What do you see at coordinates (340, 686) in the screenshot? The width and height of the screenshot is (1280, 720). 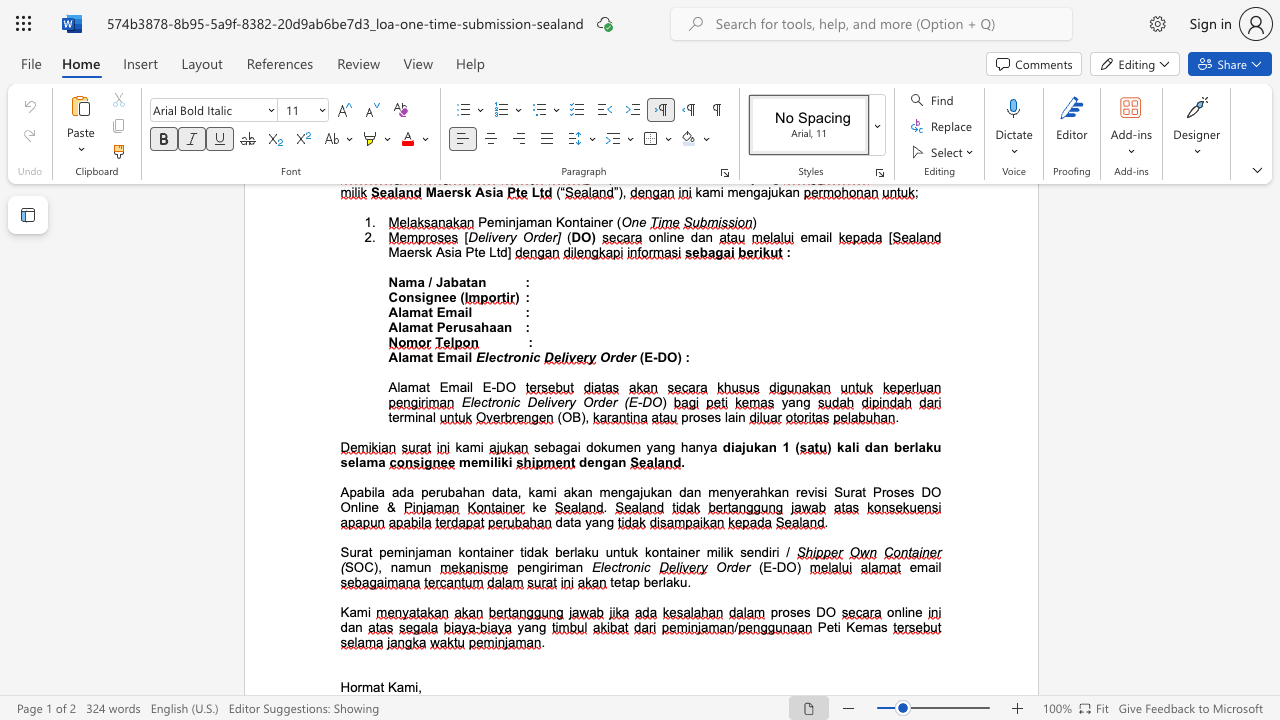 I see `the subset text "Hormat K" within the text "Hormat Kami,"` at bounding box center [340, 686].